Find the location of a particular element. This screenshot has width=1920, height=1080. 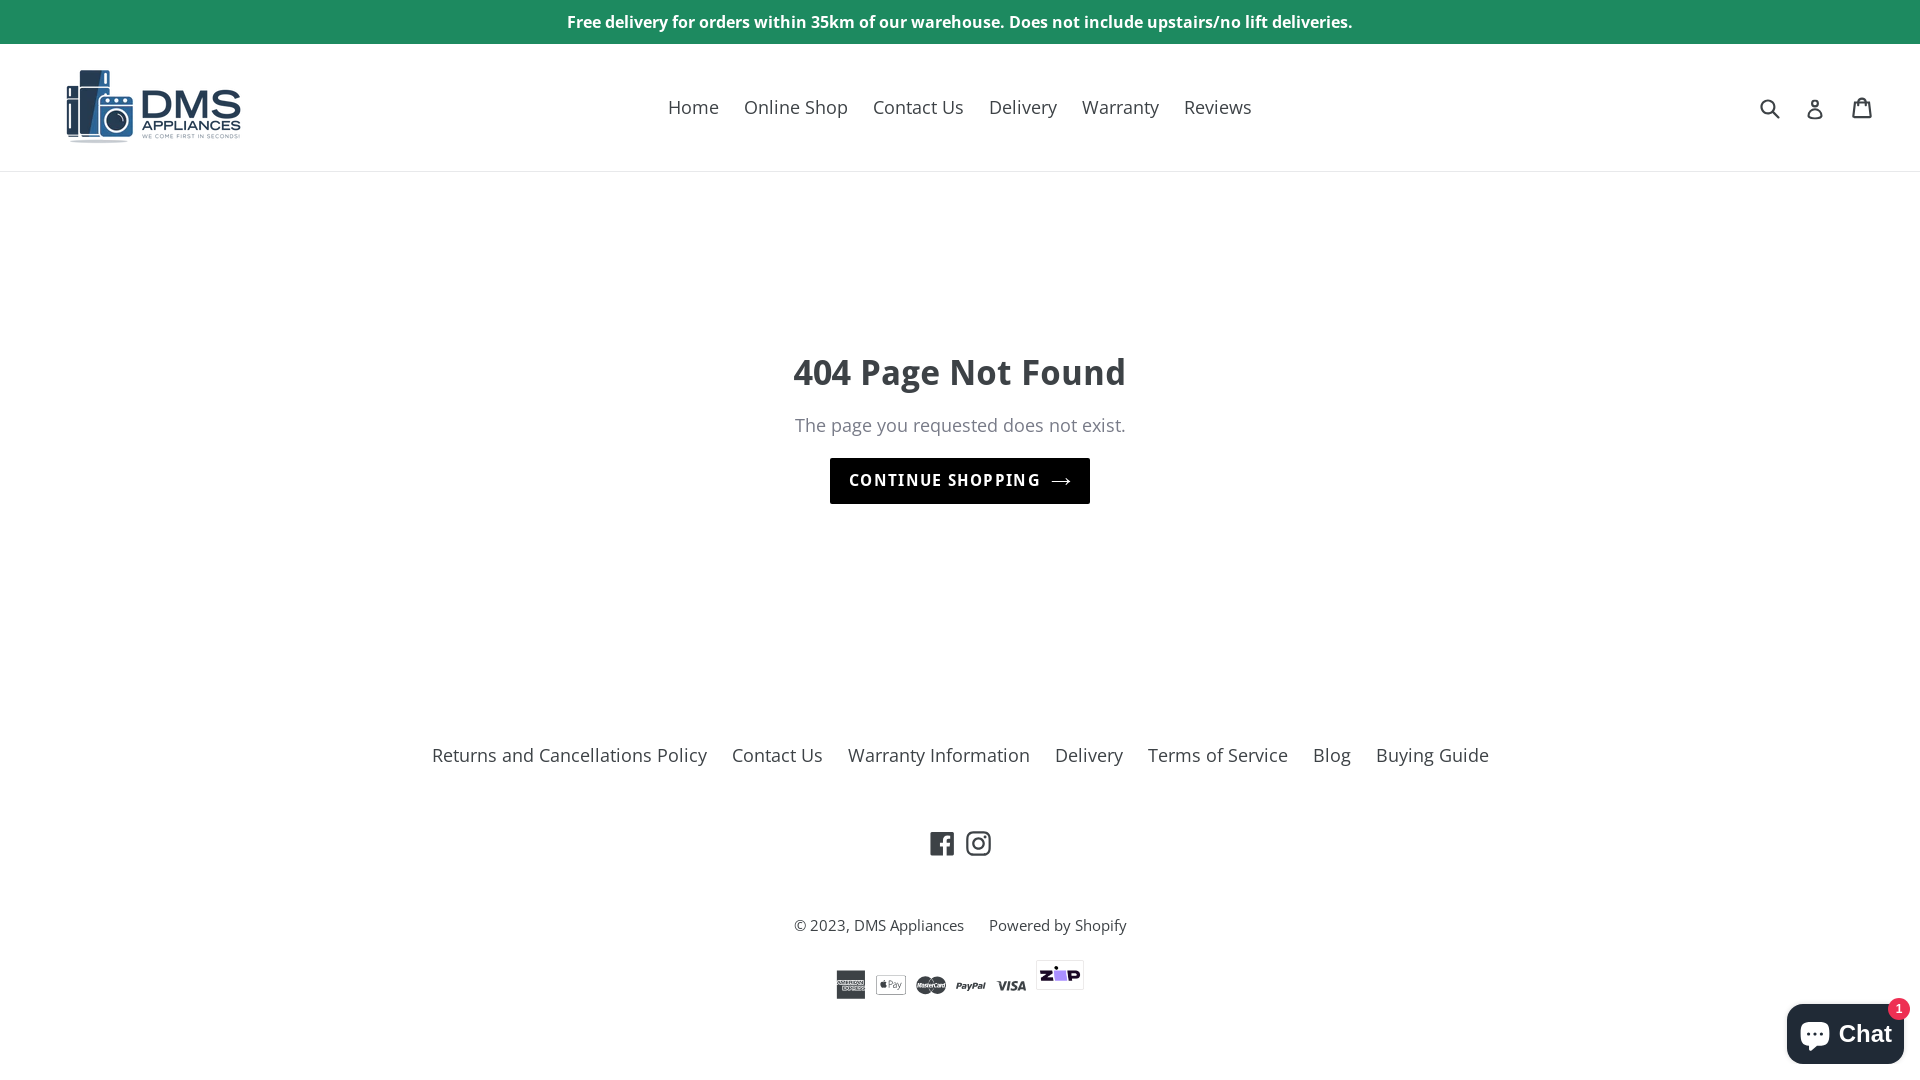

'Warranty Information' is located at coordinates (848, 755).